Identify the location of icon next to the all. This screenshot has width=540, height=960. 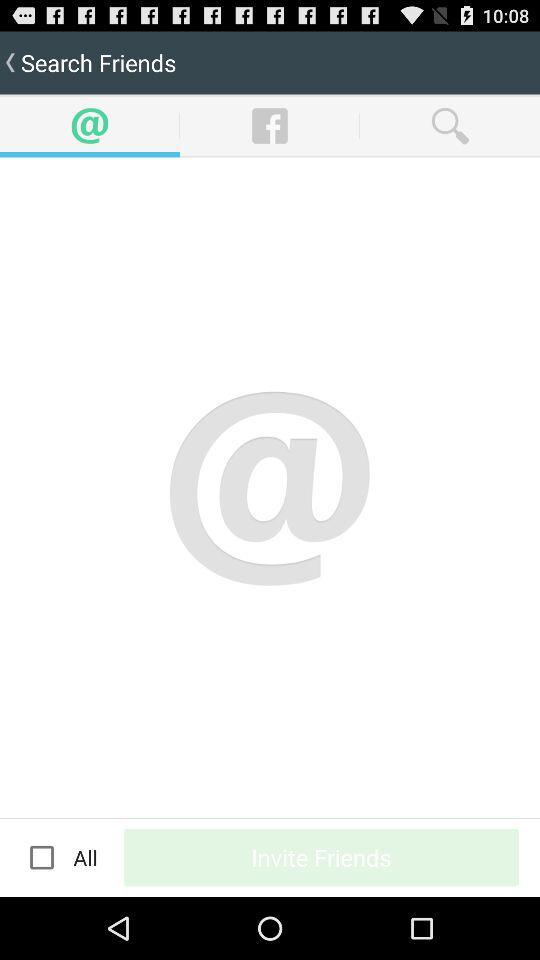
(321, 856).